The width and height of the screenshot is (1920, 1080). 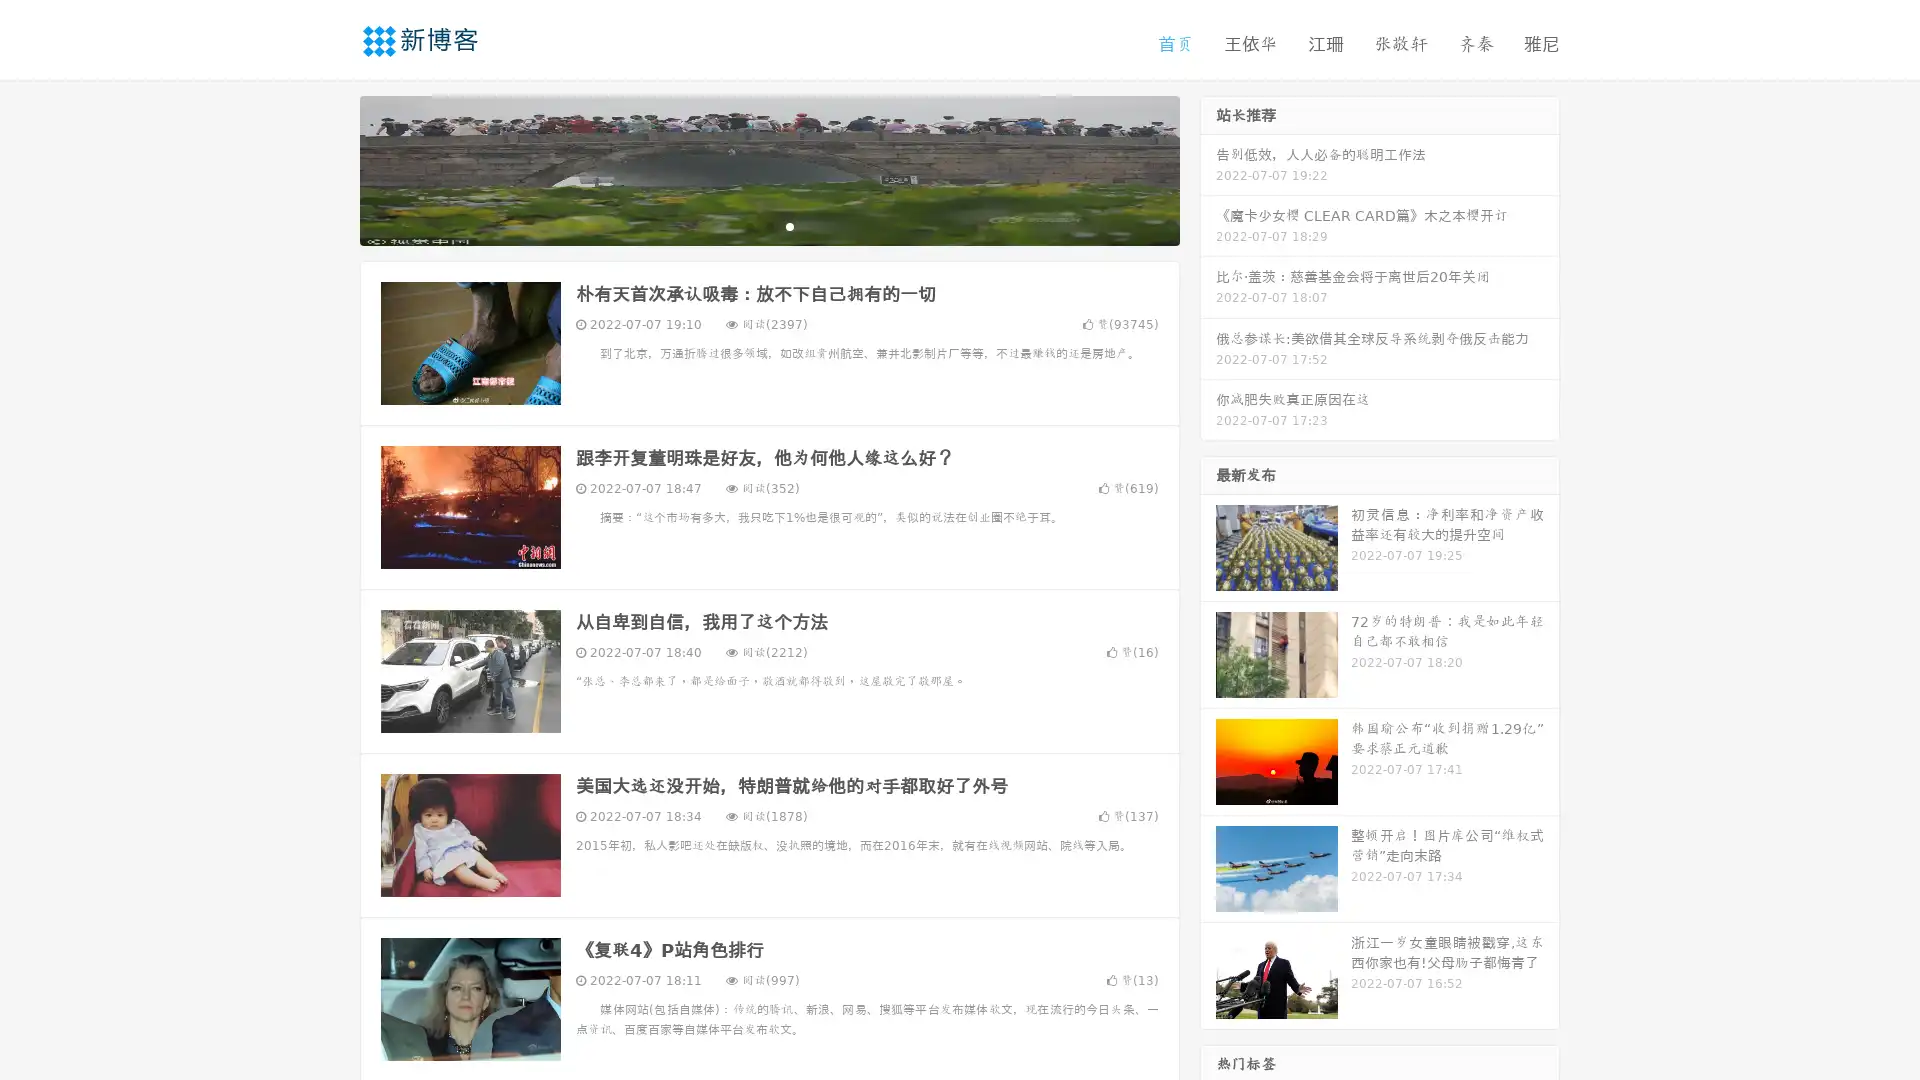 I want to click on Go to slide 3, so click(x=789, y=225).